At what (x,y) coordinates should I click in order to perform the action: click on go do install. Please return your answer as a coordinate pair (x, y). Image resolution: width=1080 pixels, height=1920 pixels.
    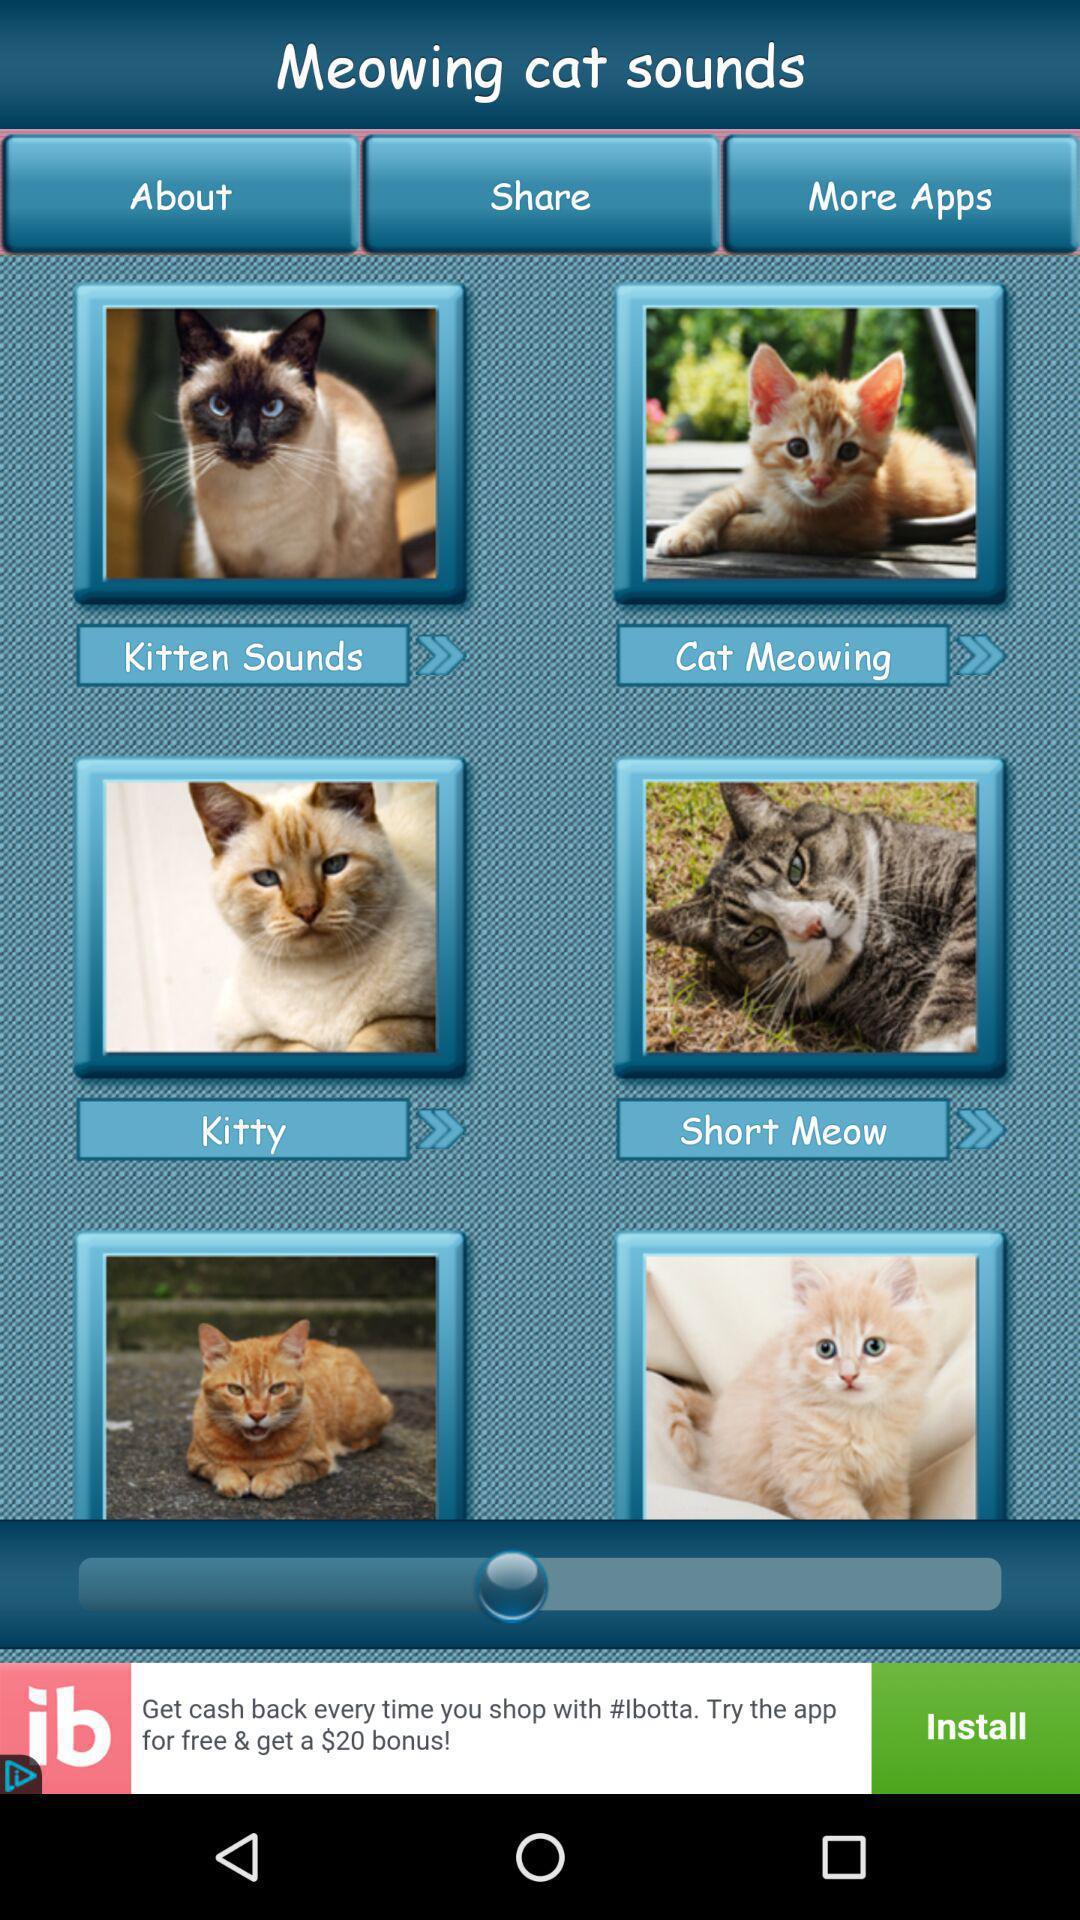
    Looking at the image, I should click on (540, 1727).